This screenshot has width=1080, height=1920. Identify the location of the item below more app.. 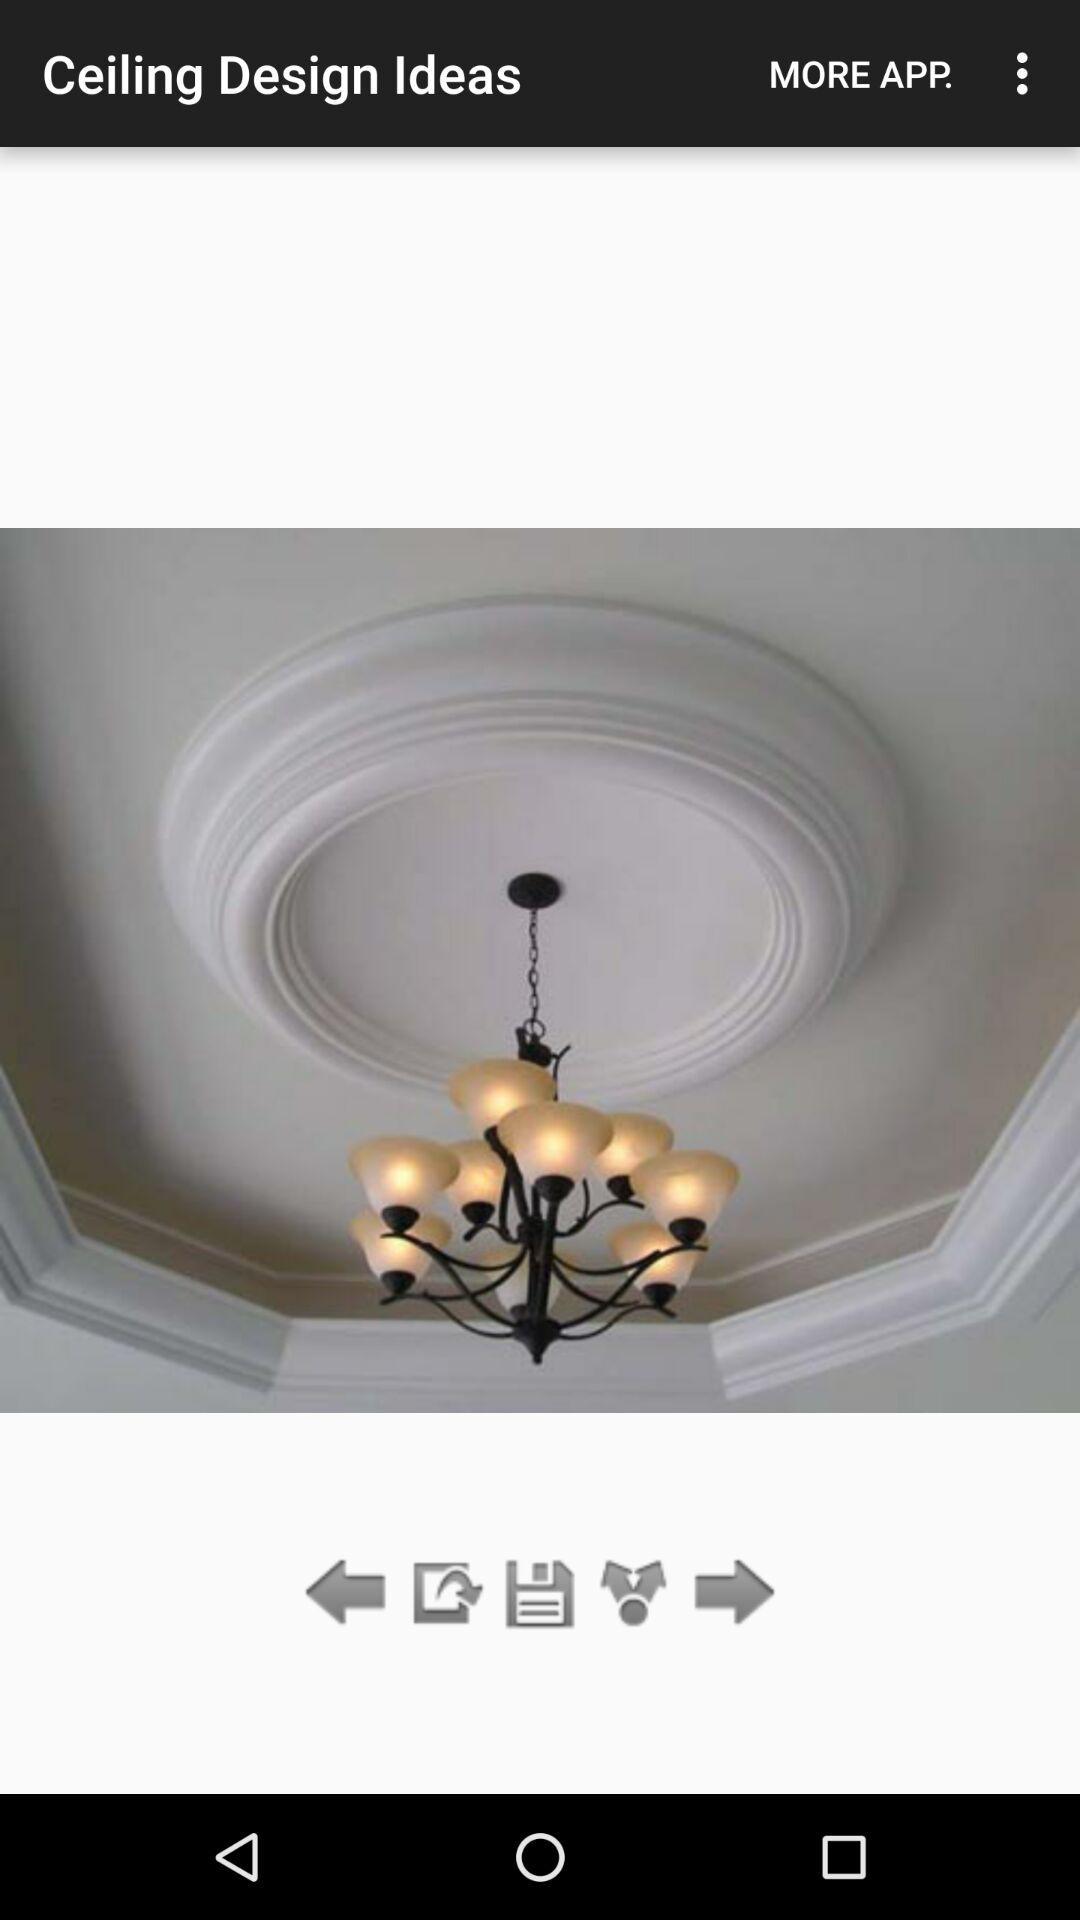
(729, 1593).